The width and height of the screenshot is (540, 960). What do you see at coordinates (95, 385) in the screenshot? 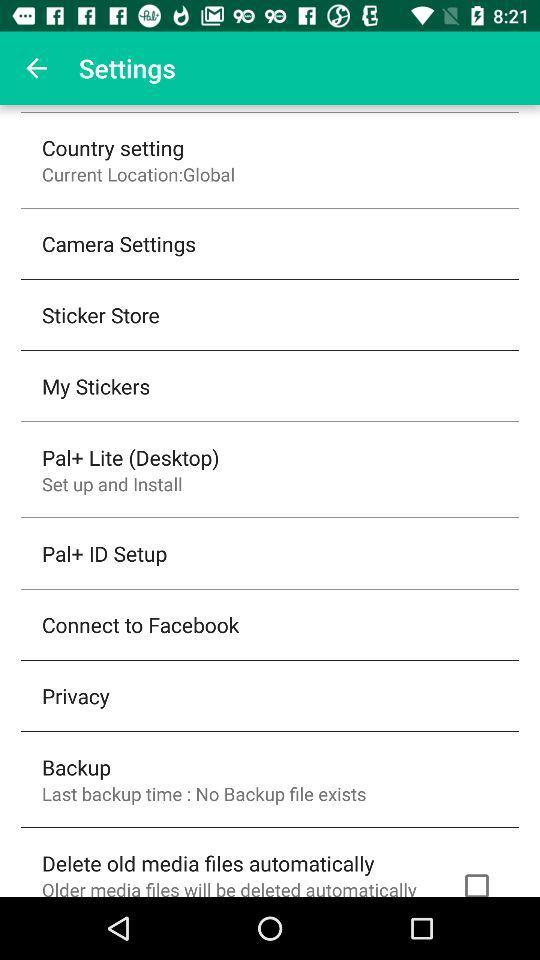
I see `item below sticker store` at bounding box center [95, 385].